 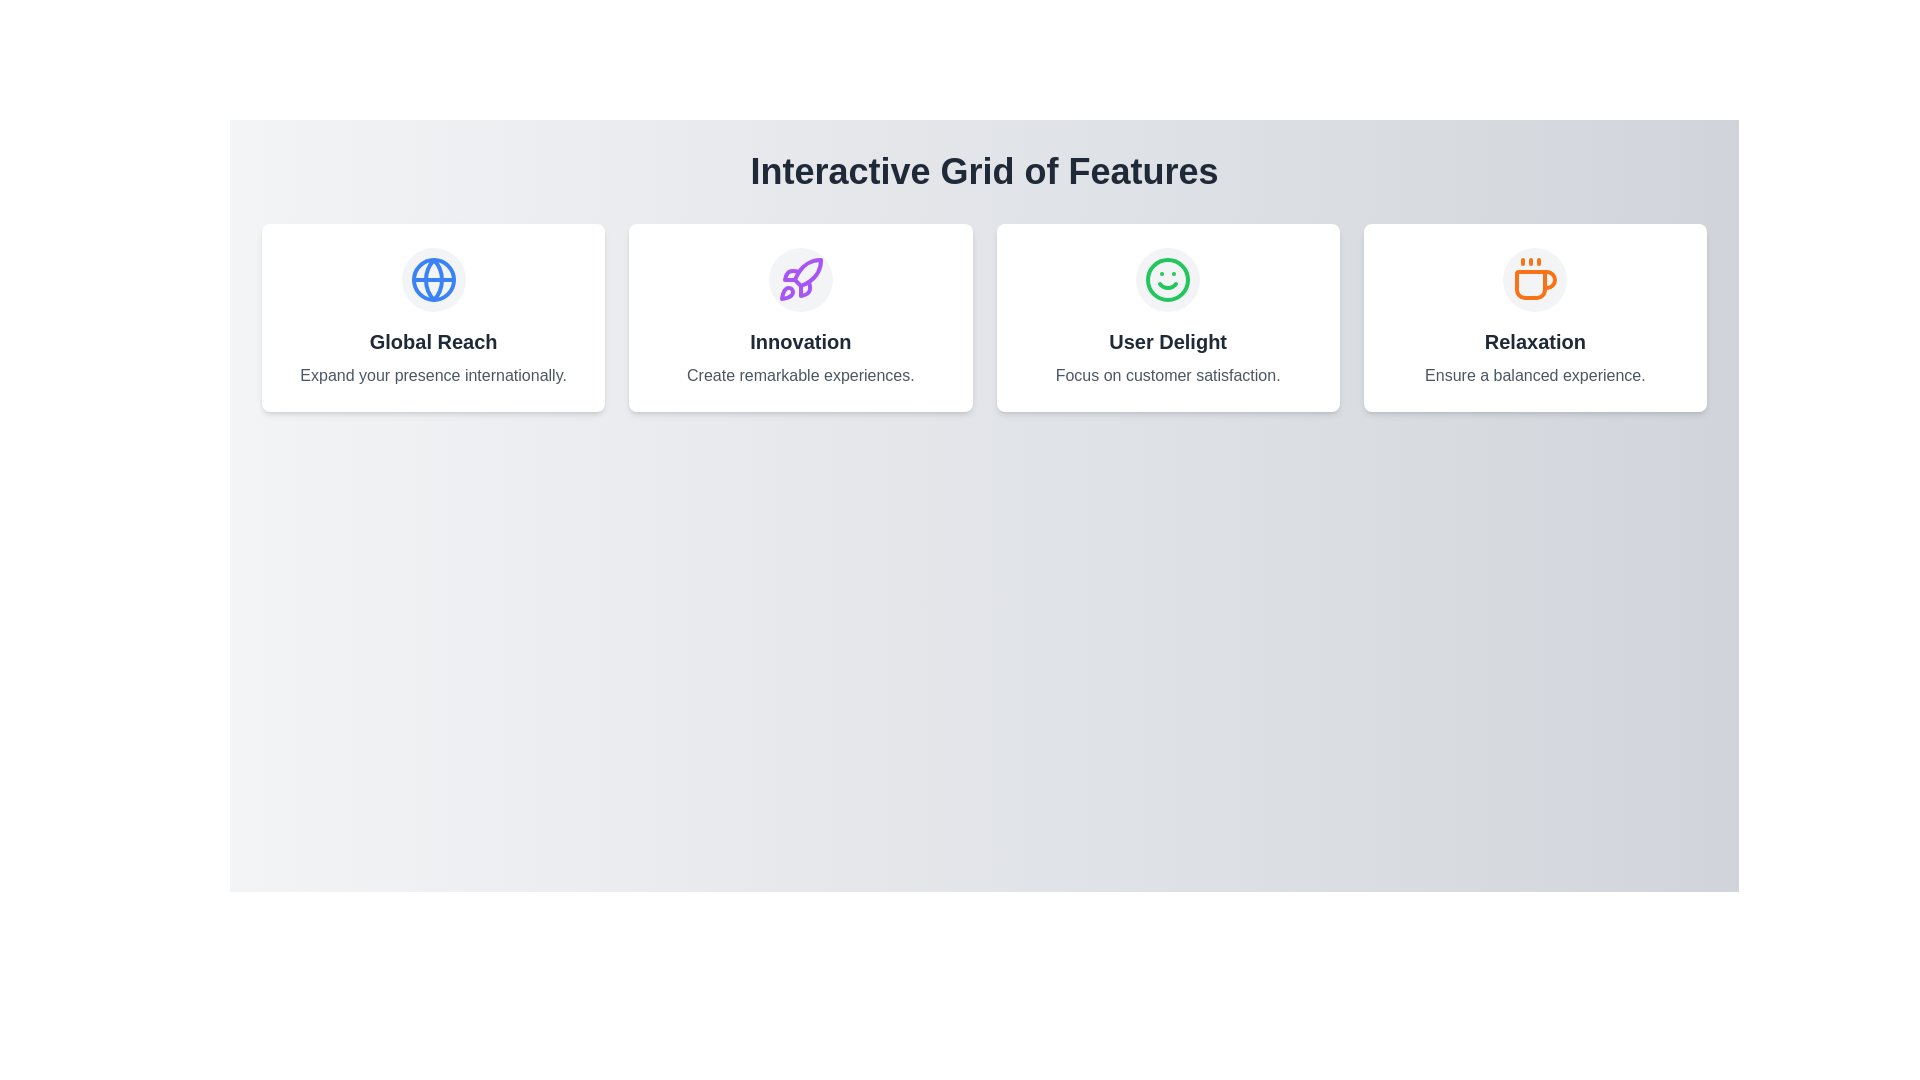 What do you see at coordinates (800, 341) in the screenshot?
I see `the 'Innovation' text label, which is styled with a large, bold, dark gray font and is located in the second card of a horizontally aligned group of four cards, directly below a circular icon` at bounding box center [800, 341].